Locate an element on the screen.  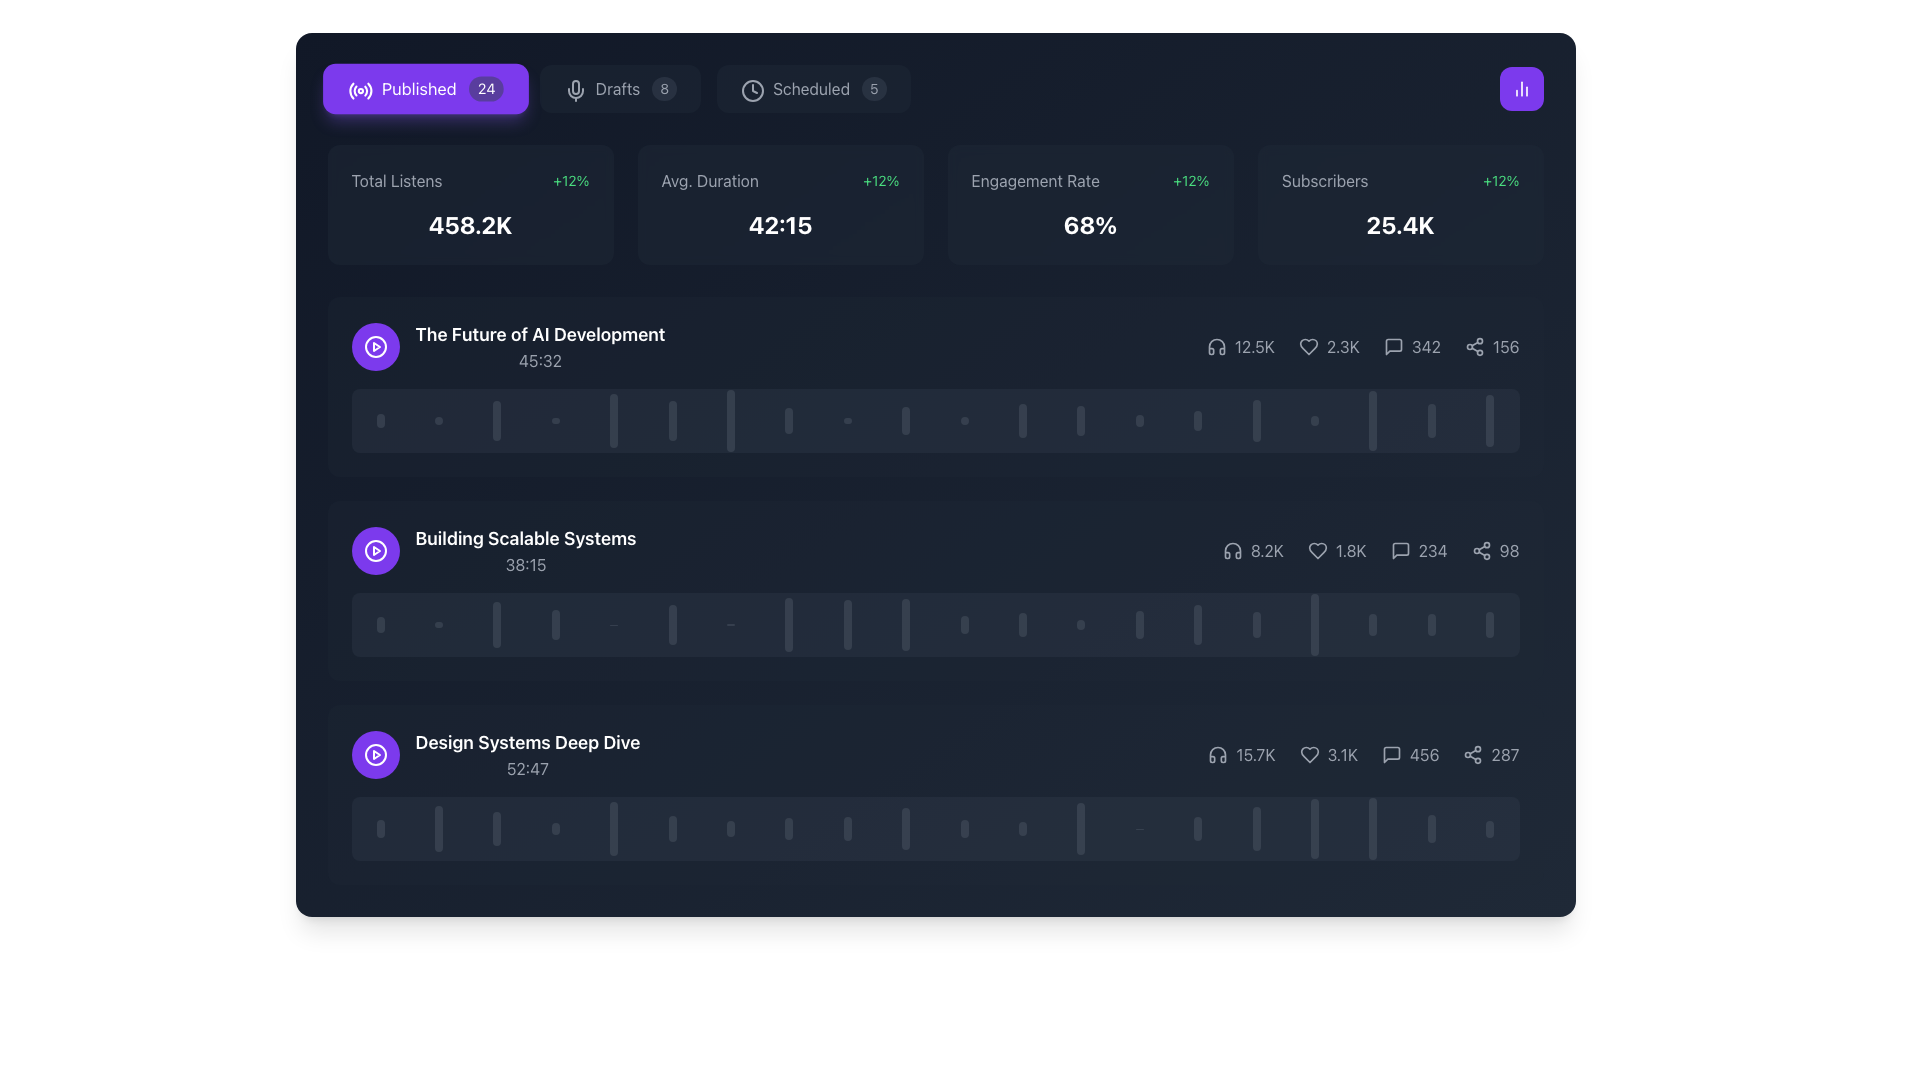
the Text Display that shows '2.3K' in light gray color, located in the second row of 'The Future of AI Development' section, to the right of the heart-shaped icon is located at coordinates (1343, 346).